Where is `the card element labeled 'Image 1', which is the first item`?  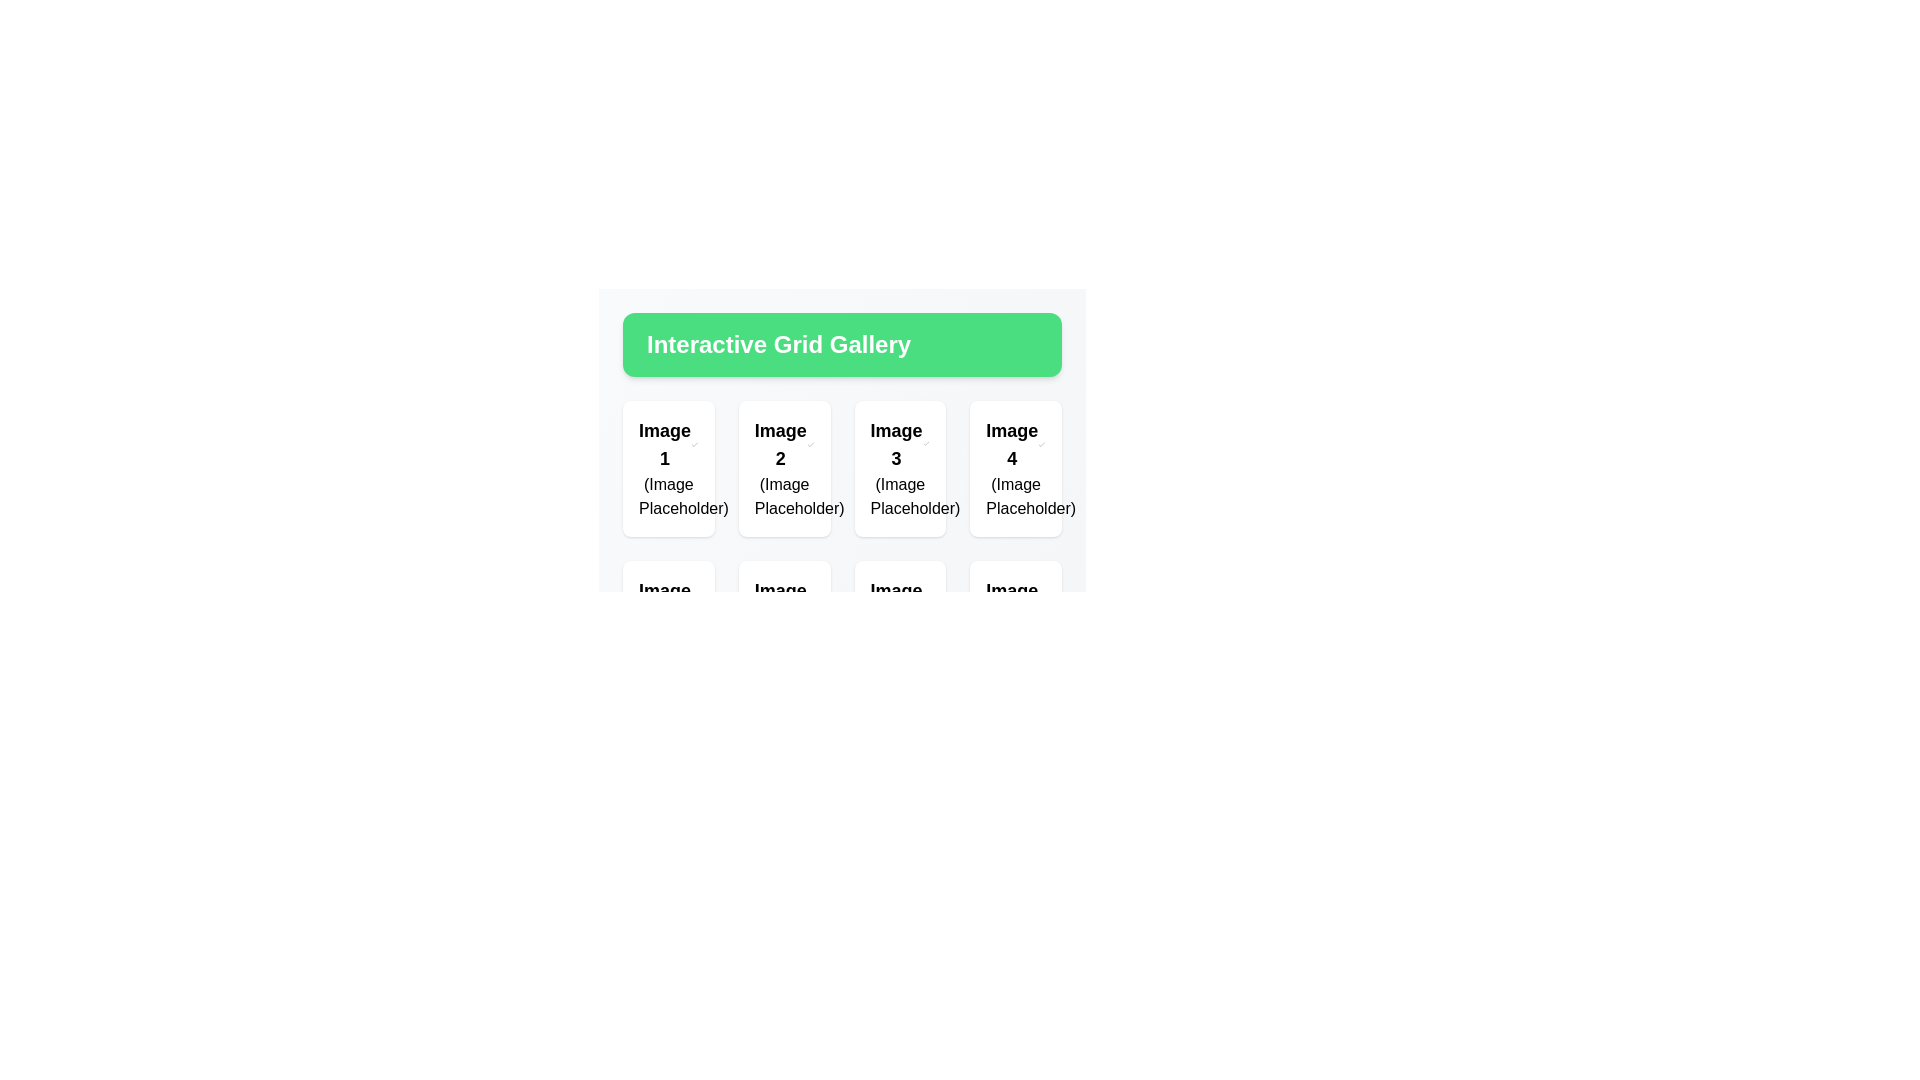
the card element labeled 'Image 1', which is the first item is located at coordinates (668, 469).